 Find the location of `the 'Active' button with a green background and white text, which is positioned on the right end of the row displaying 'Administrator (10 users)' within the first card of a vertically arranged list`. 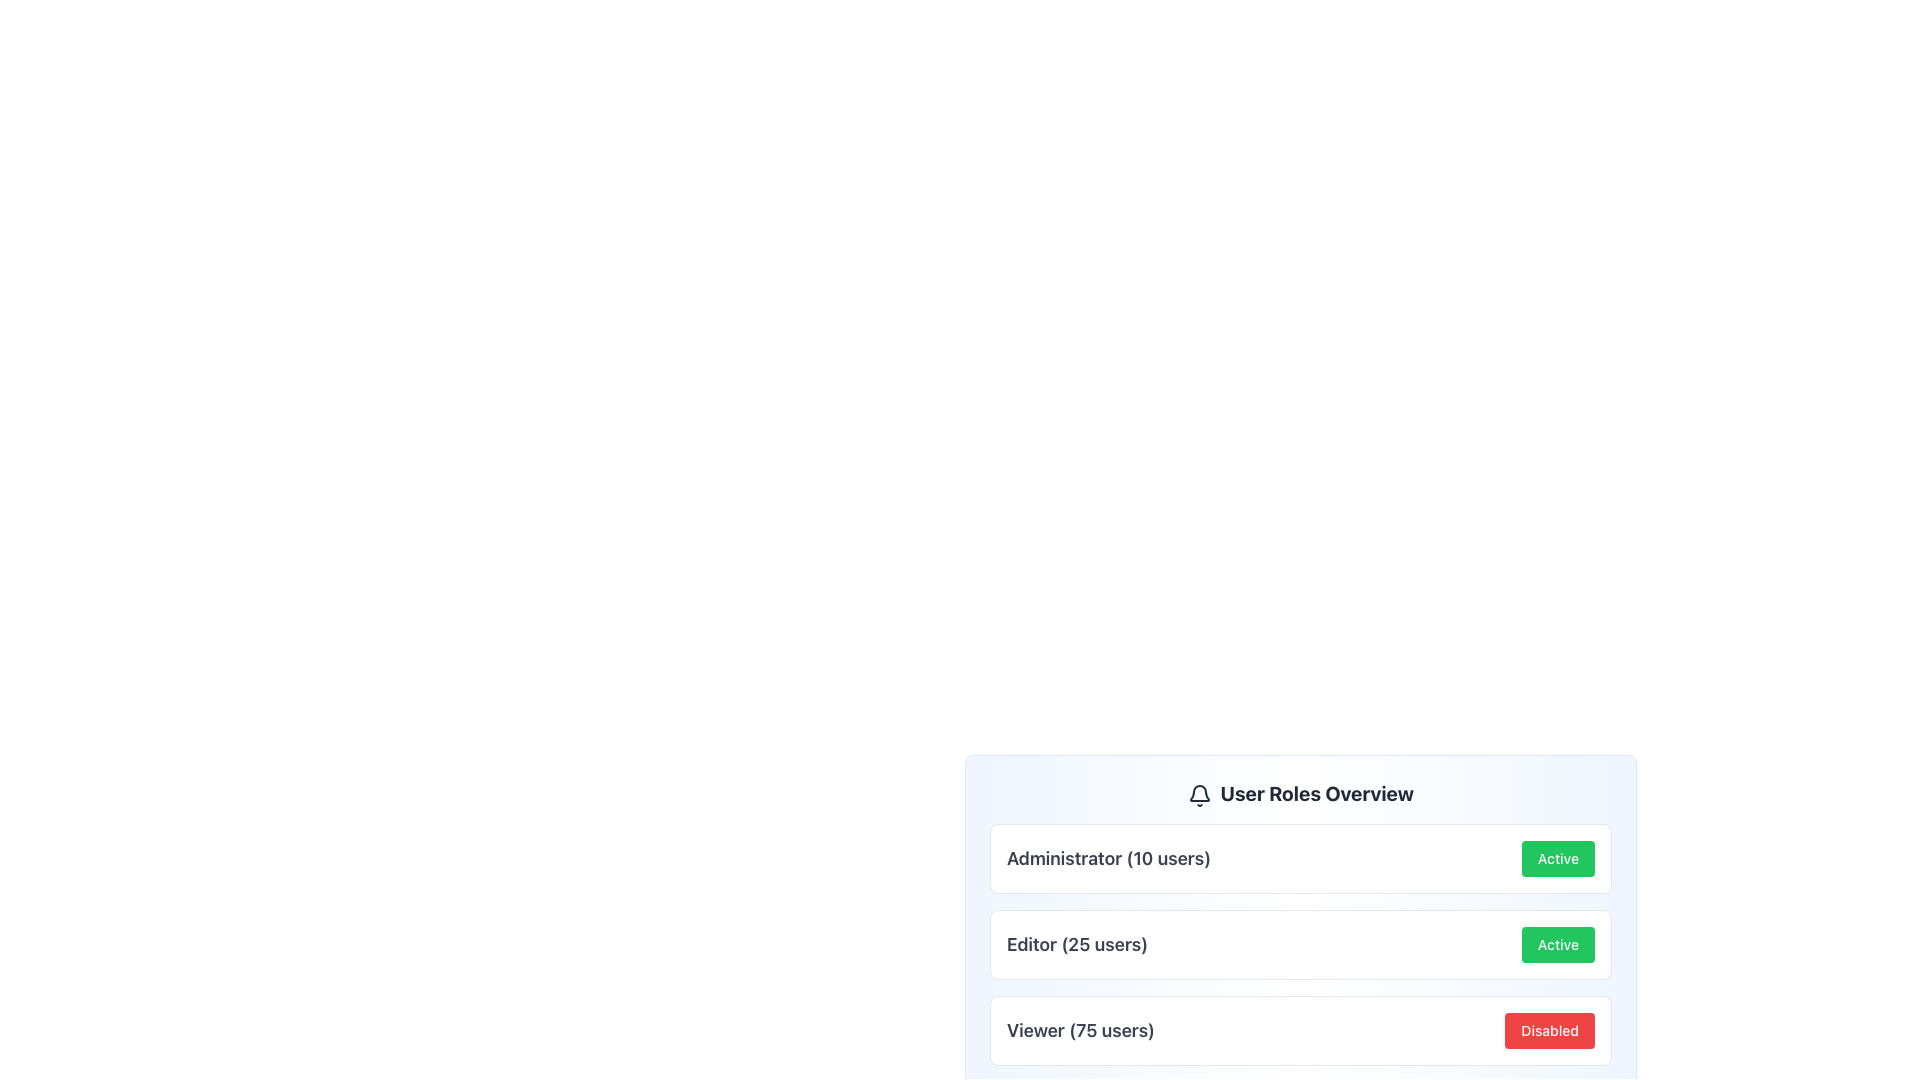

the 'Active' button with a green background and white text, which is positioned on the right end of the row displaying 'Administrator (10 users)' within the first card of a vertically arranged list is located at coordinates (1557, 858).